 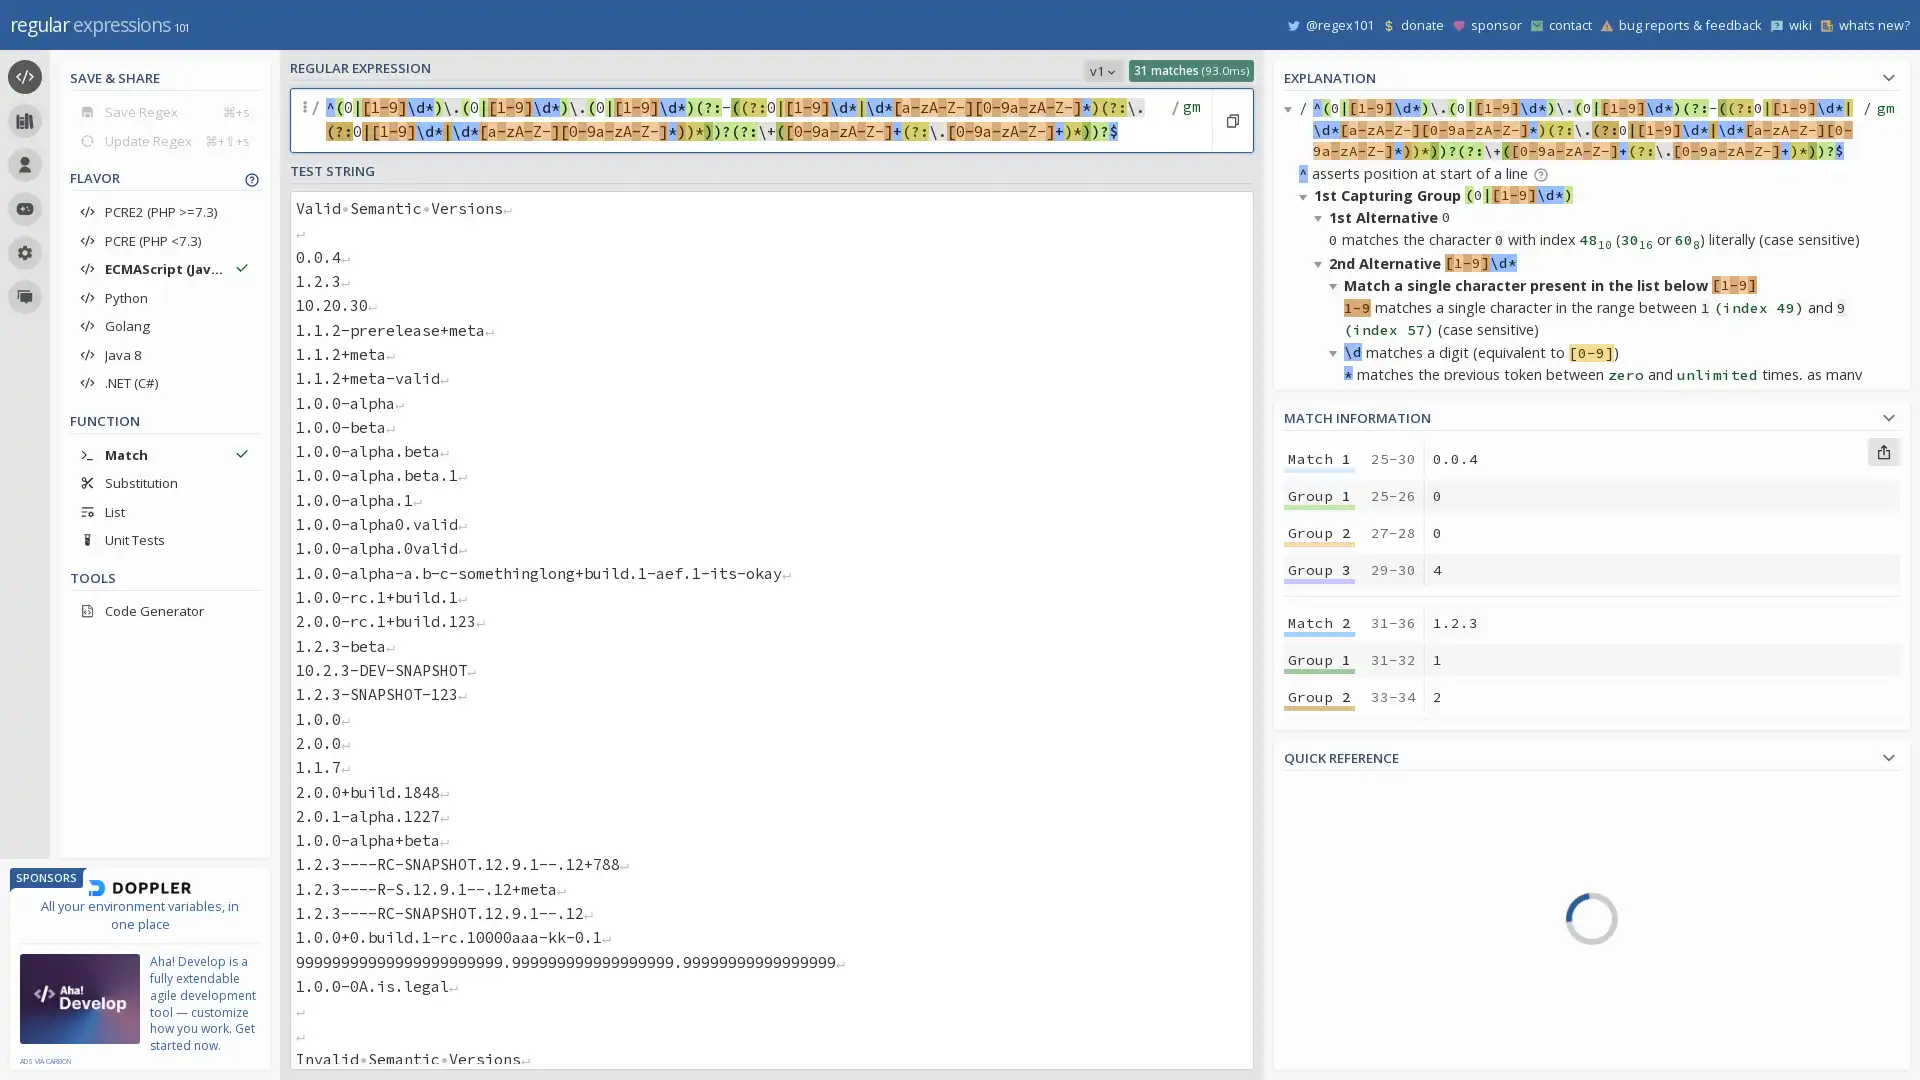 What do you see at coordinates (1306, 196) in the screenshot?
I see `Collapse Subtree` at bounding box center [1306, 196].